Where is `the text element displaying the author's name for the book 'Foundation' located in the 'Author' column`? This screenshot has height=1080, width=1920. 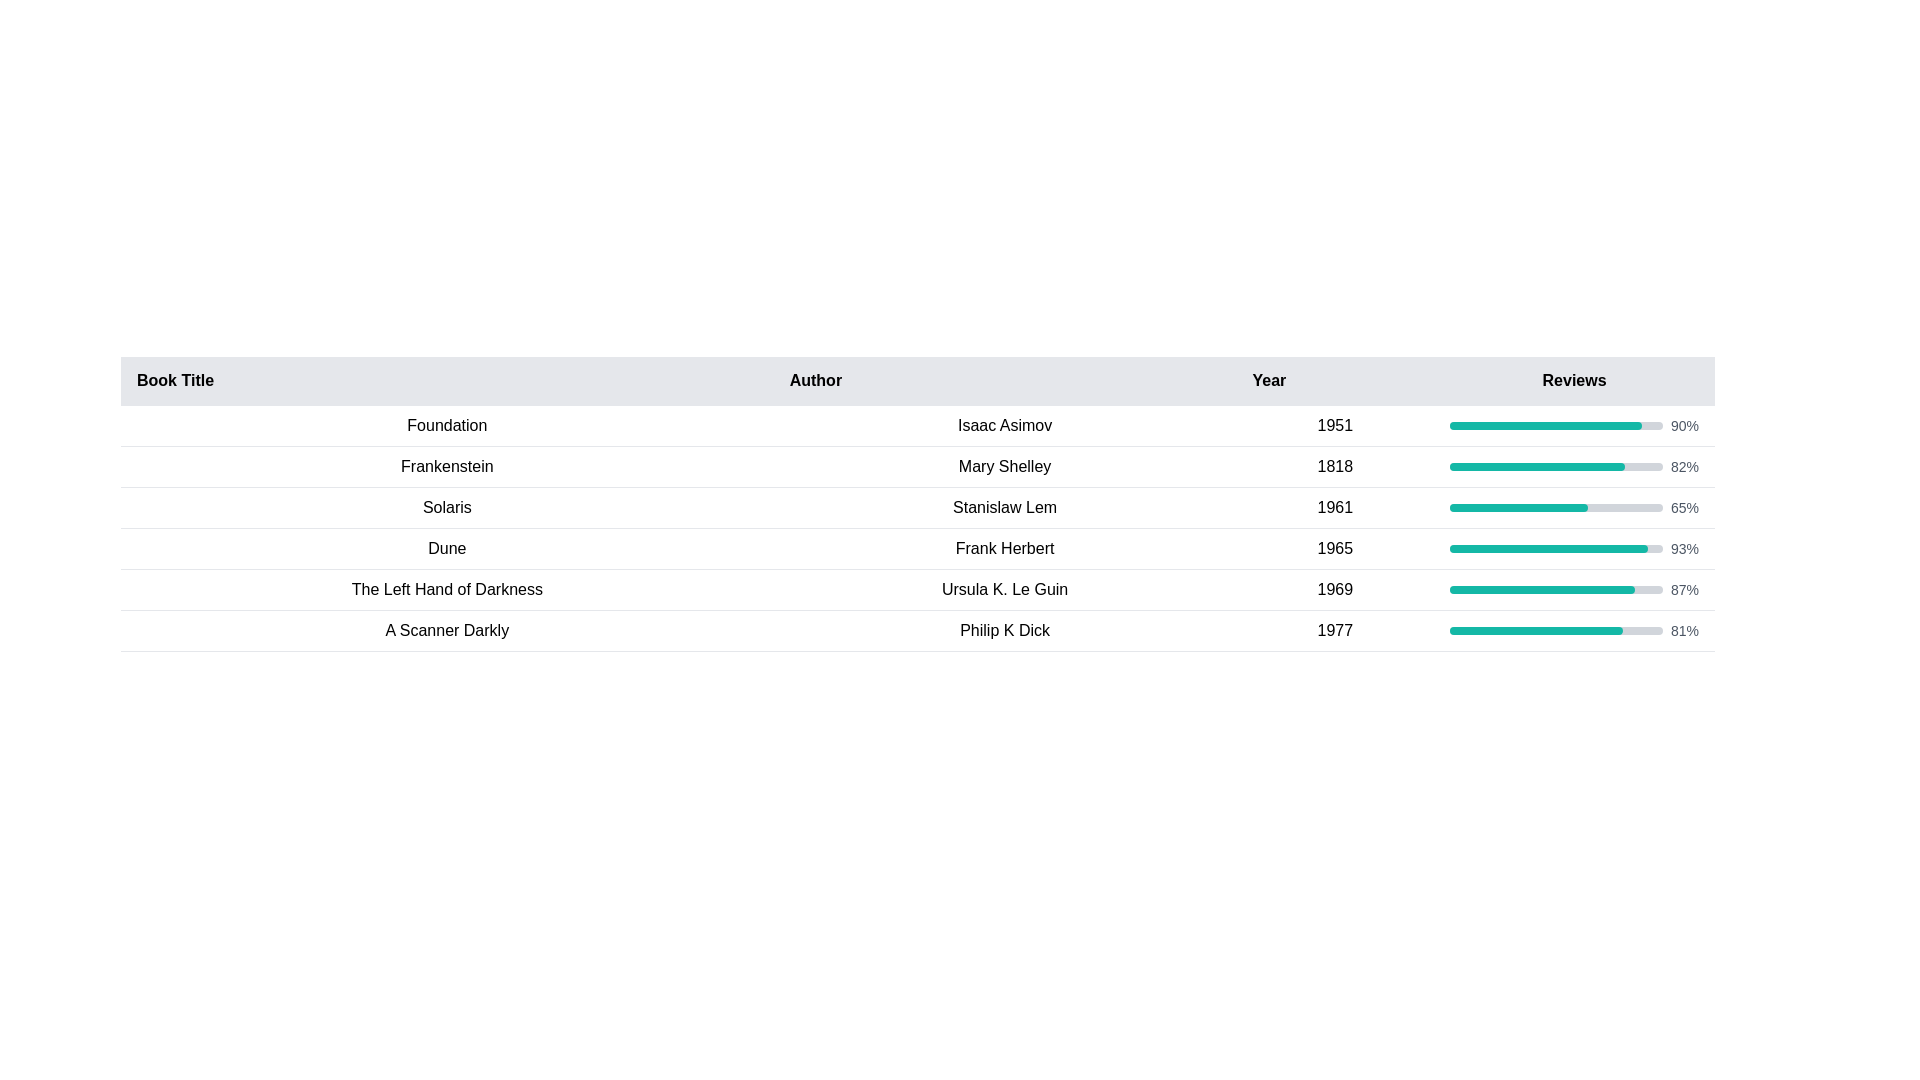
the text element displaying the author's name for the book 'Foundation' located in the 'Author' column is located at coordinates (1005, 424).